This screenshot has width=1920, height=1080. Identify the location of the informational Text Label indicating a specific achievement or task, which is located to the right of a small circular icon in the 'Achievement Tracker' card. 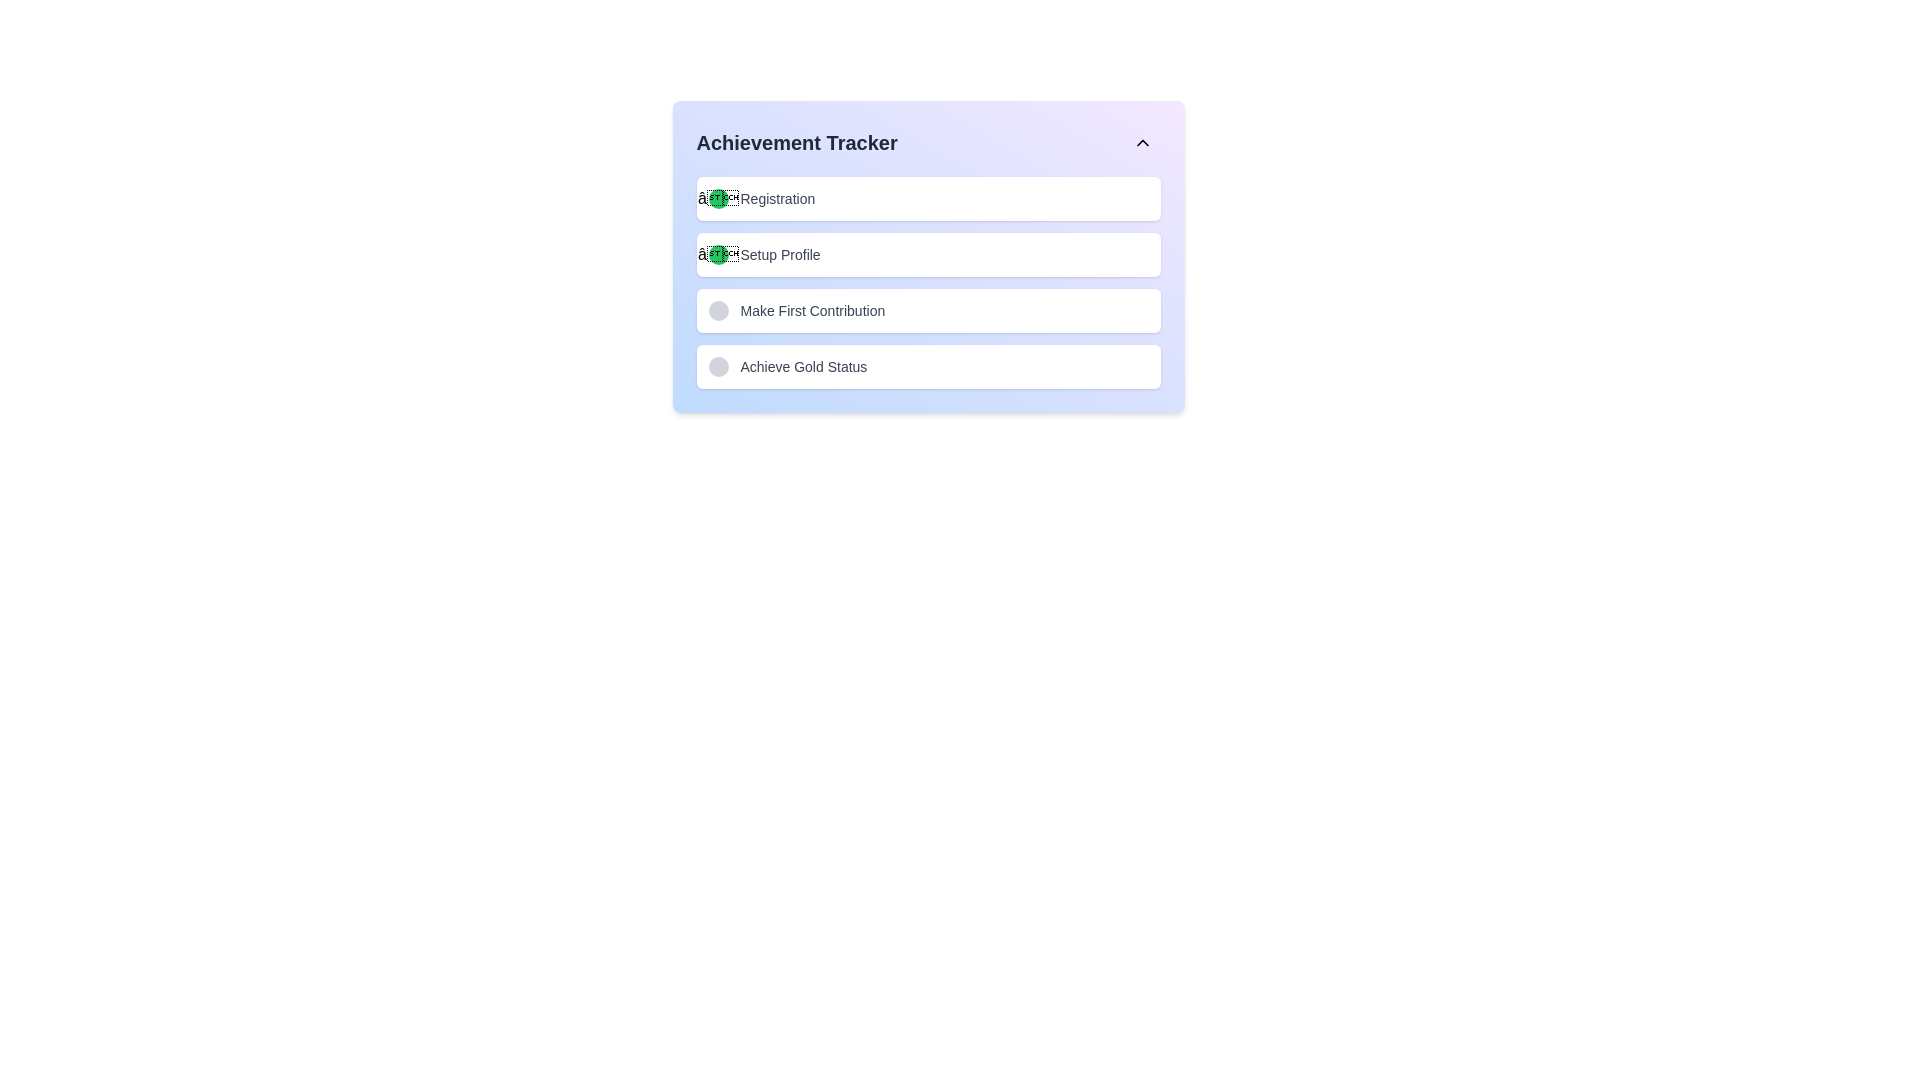
(812, 311).